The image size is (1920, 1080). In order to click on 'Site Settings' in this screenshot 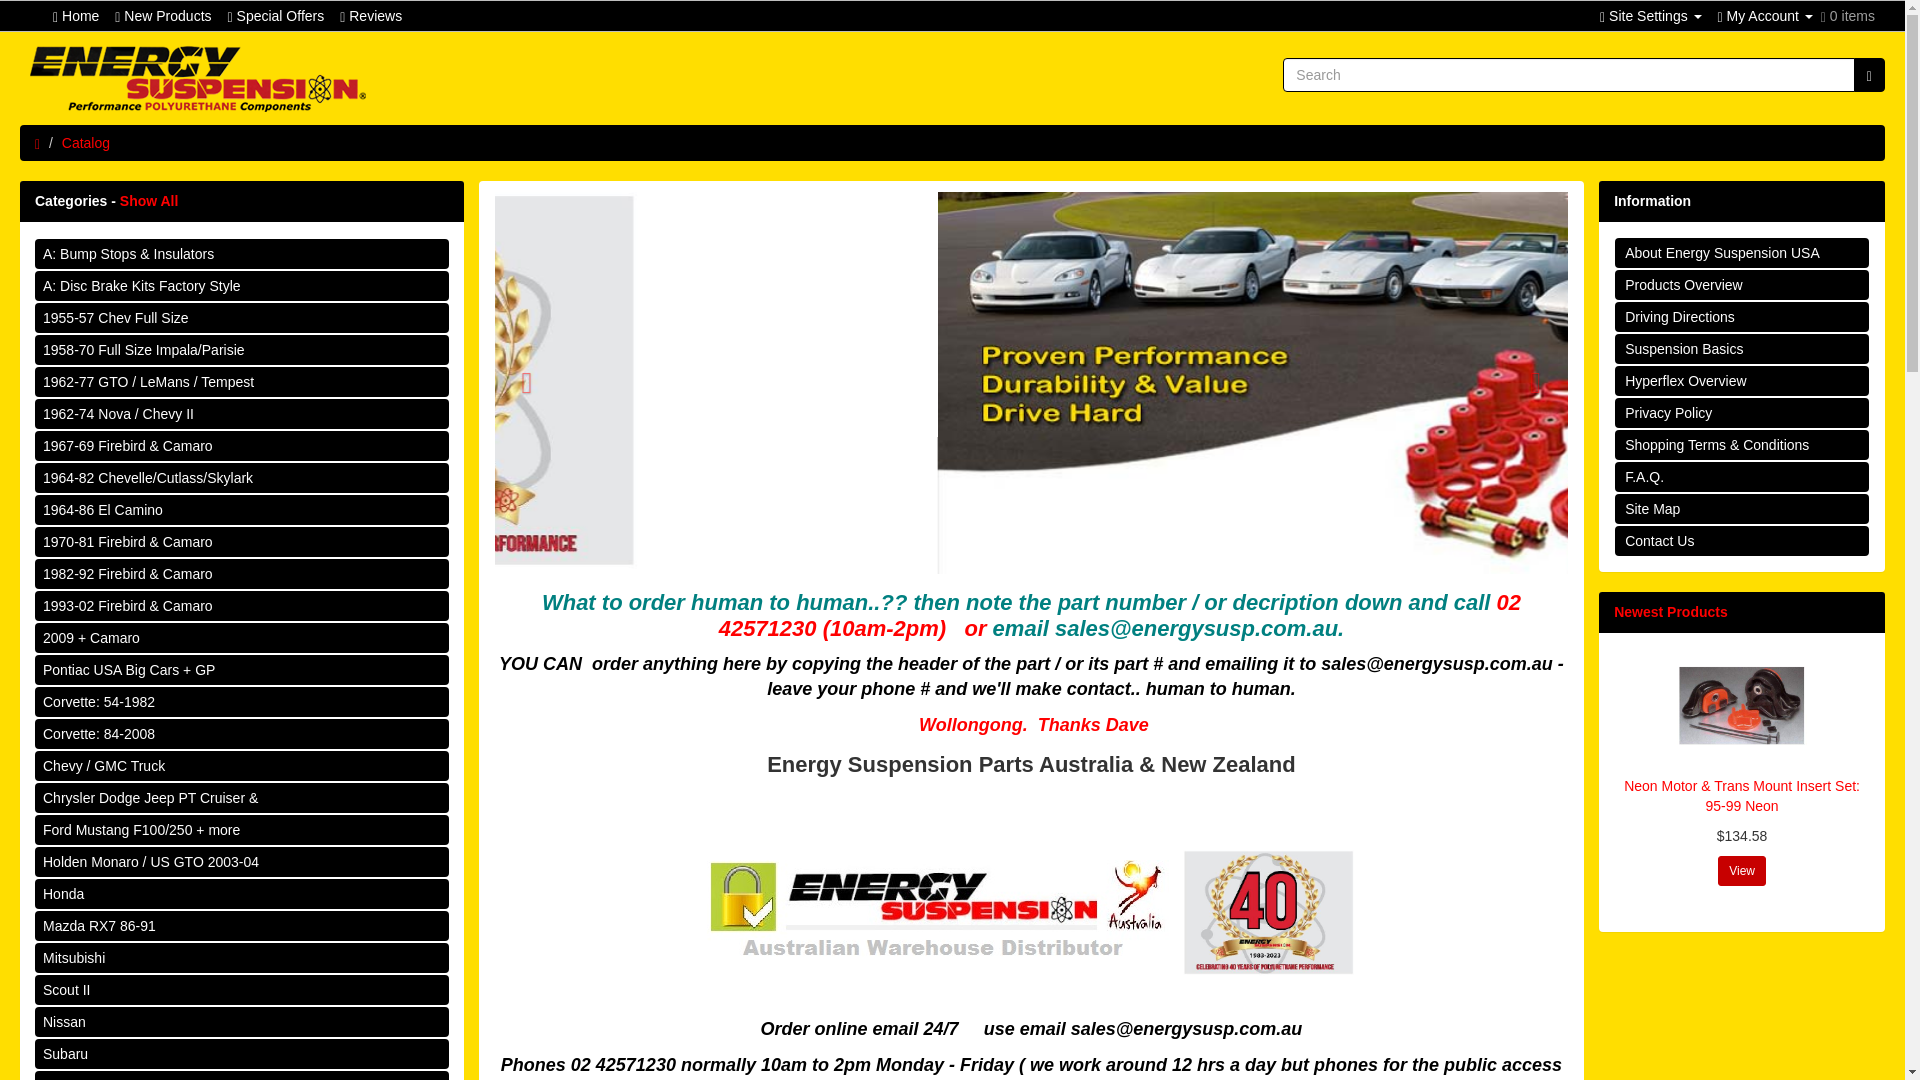, I will do `click(1651, 15)`.